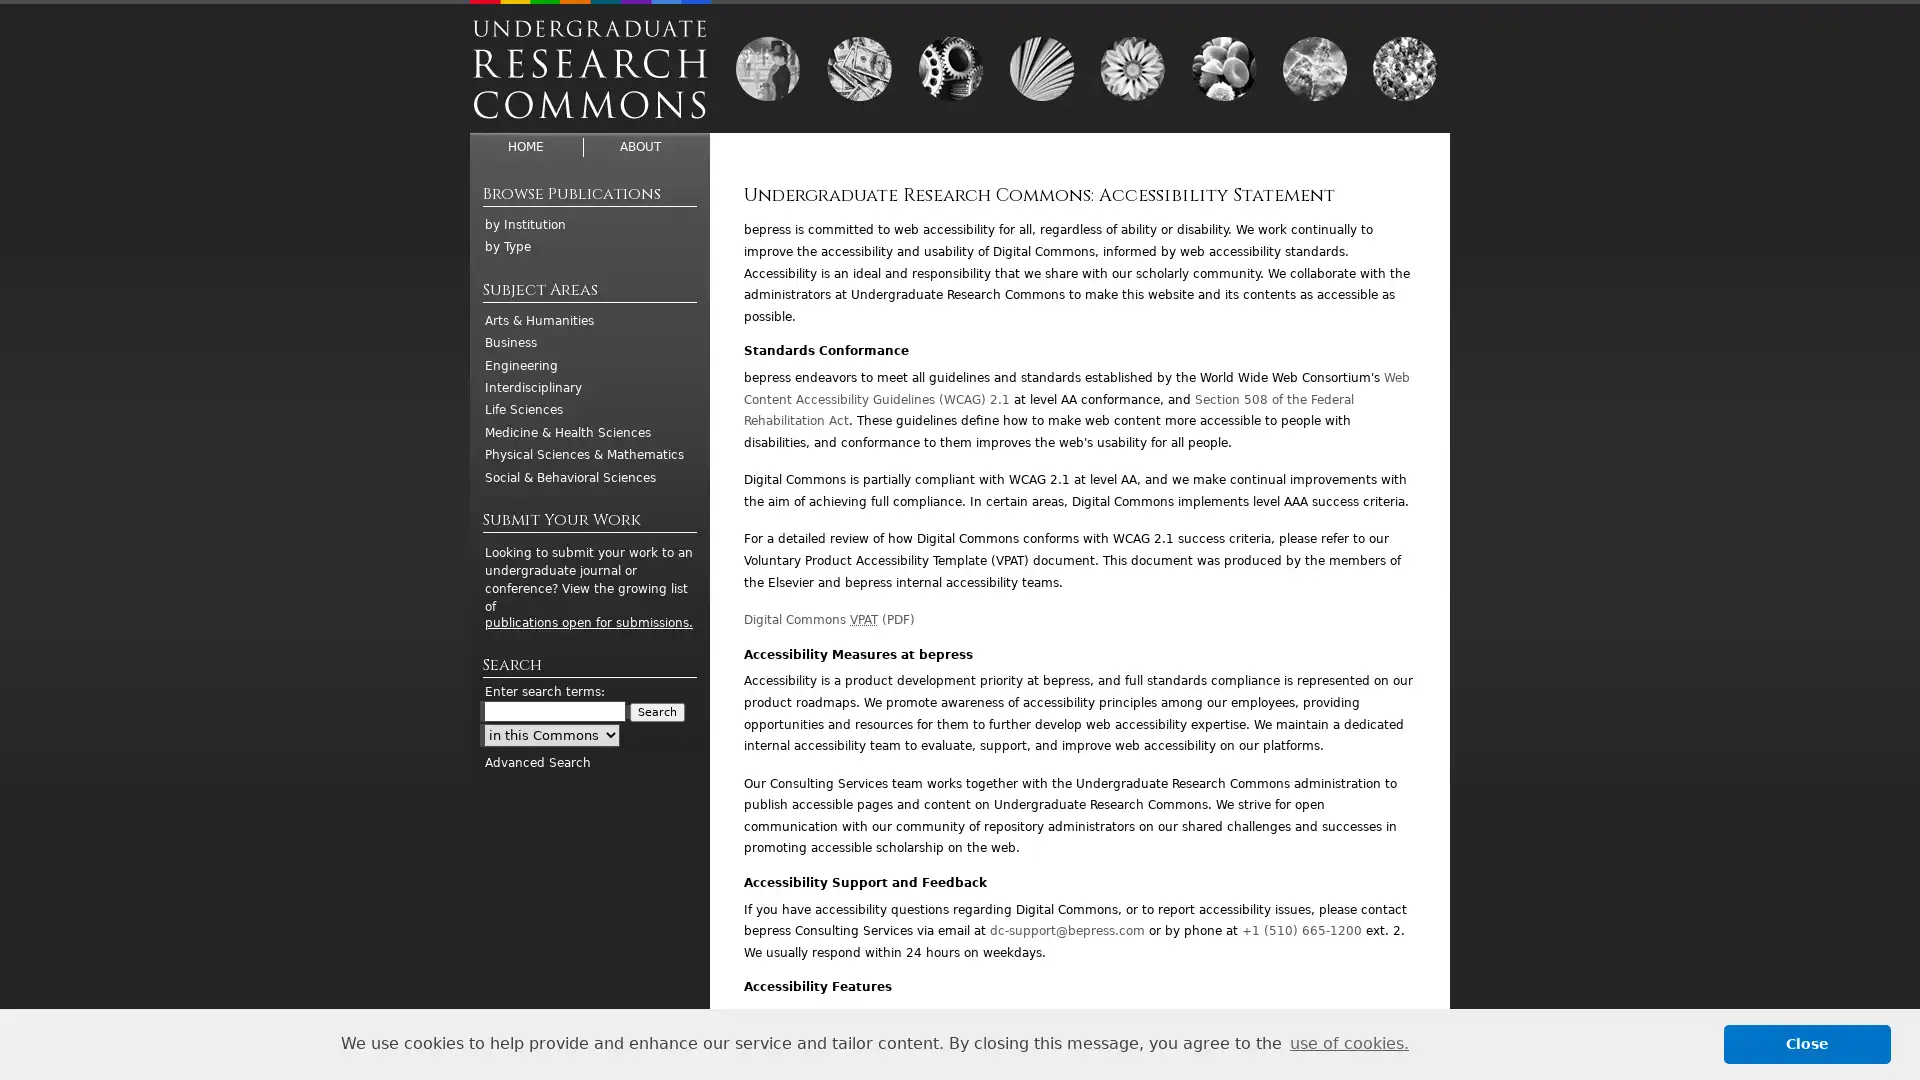 This screenshot has width=1920, height=1080. What do you see at coordinates (1348, 1043) in the screenshot?
I see `learn more about cookies` at bounding box center [1348, 1043].